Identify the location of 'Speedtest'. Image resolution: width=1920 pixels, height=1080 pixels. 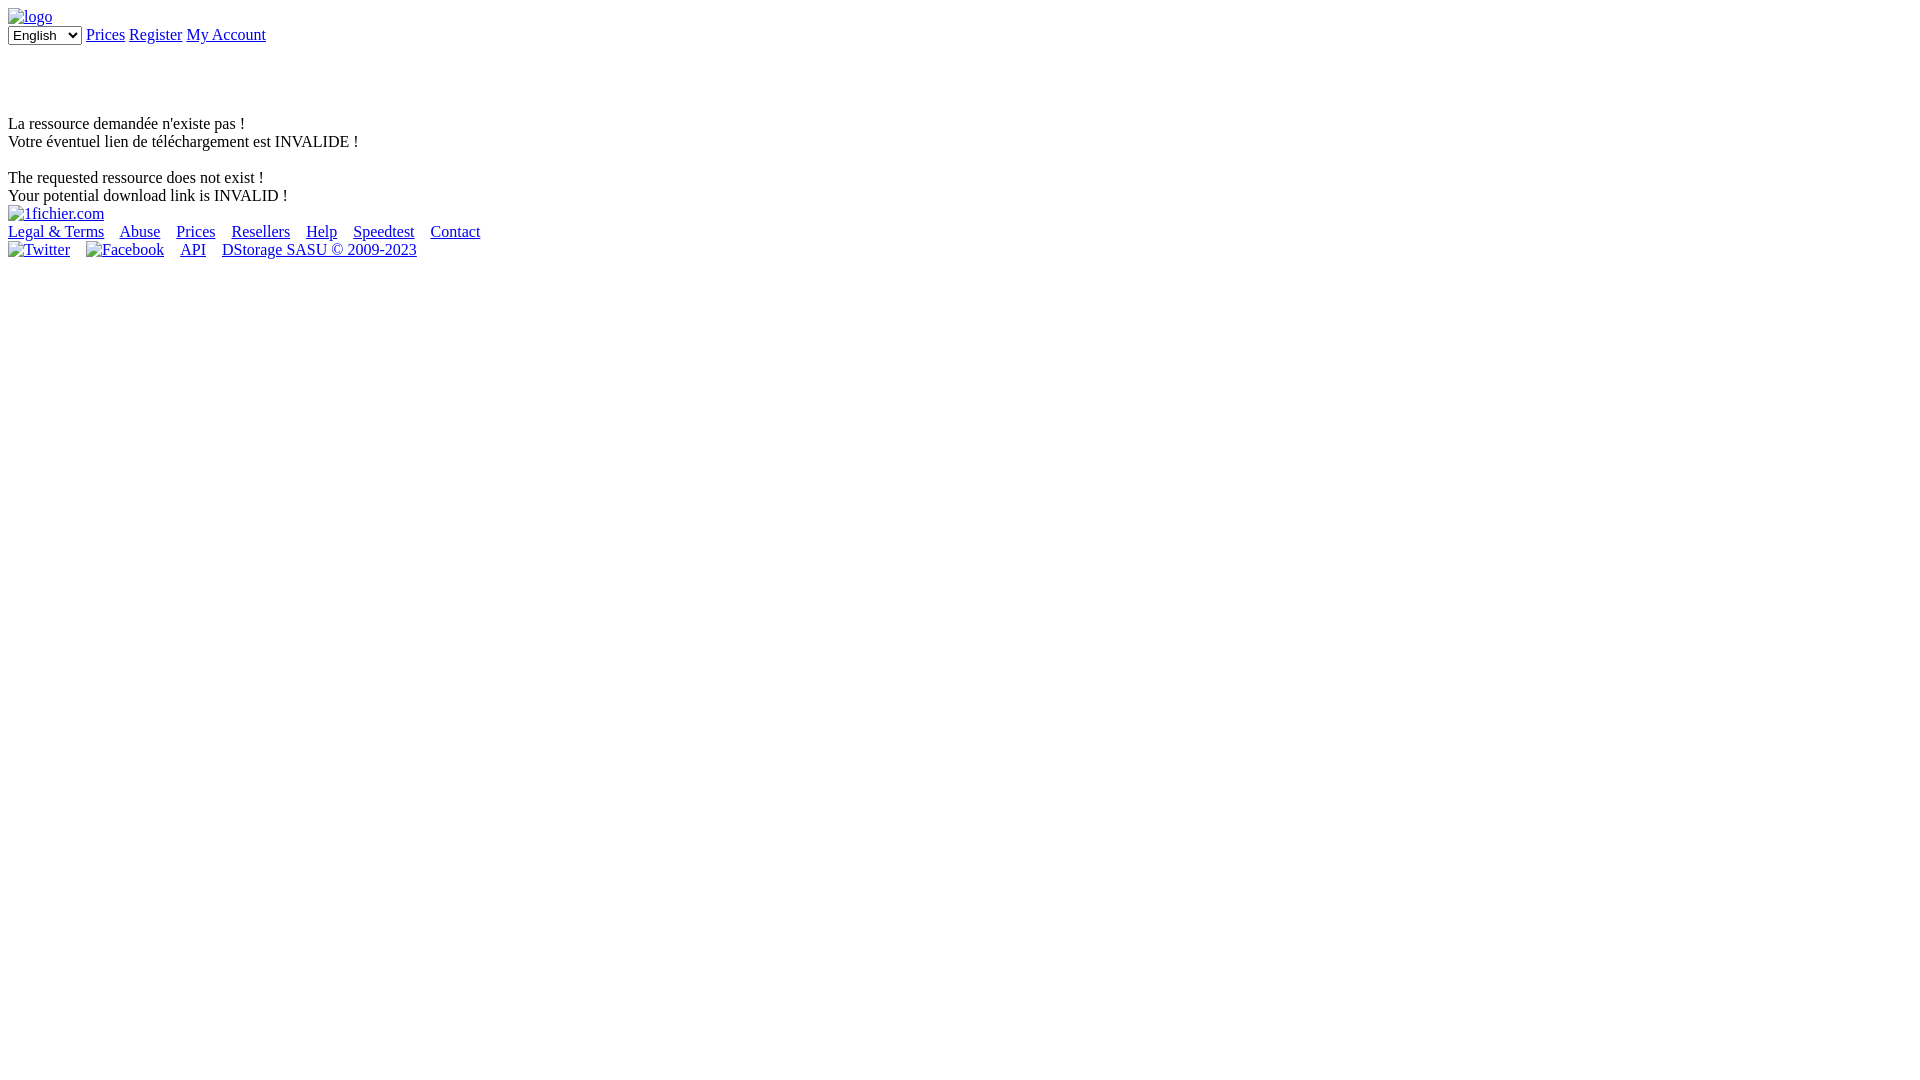
(383, 230).